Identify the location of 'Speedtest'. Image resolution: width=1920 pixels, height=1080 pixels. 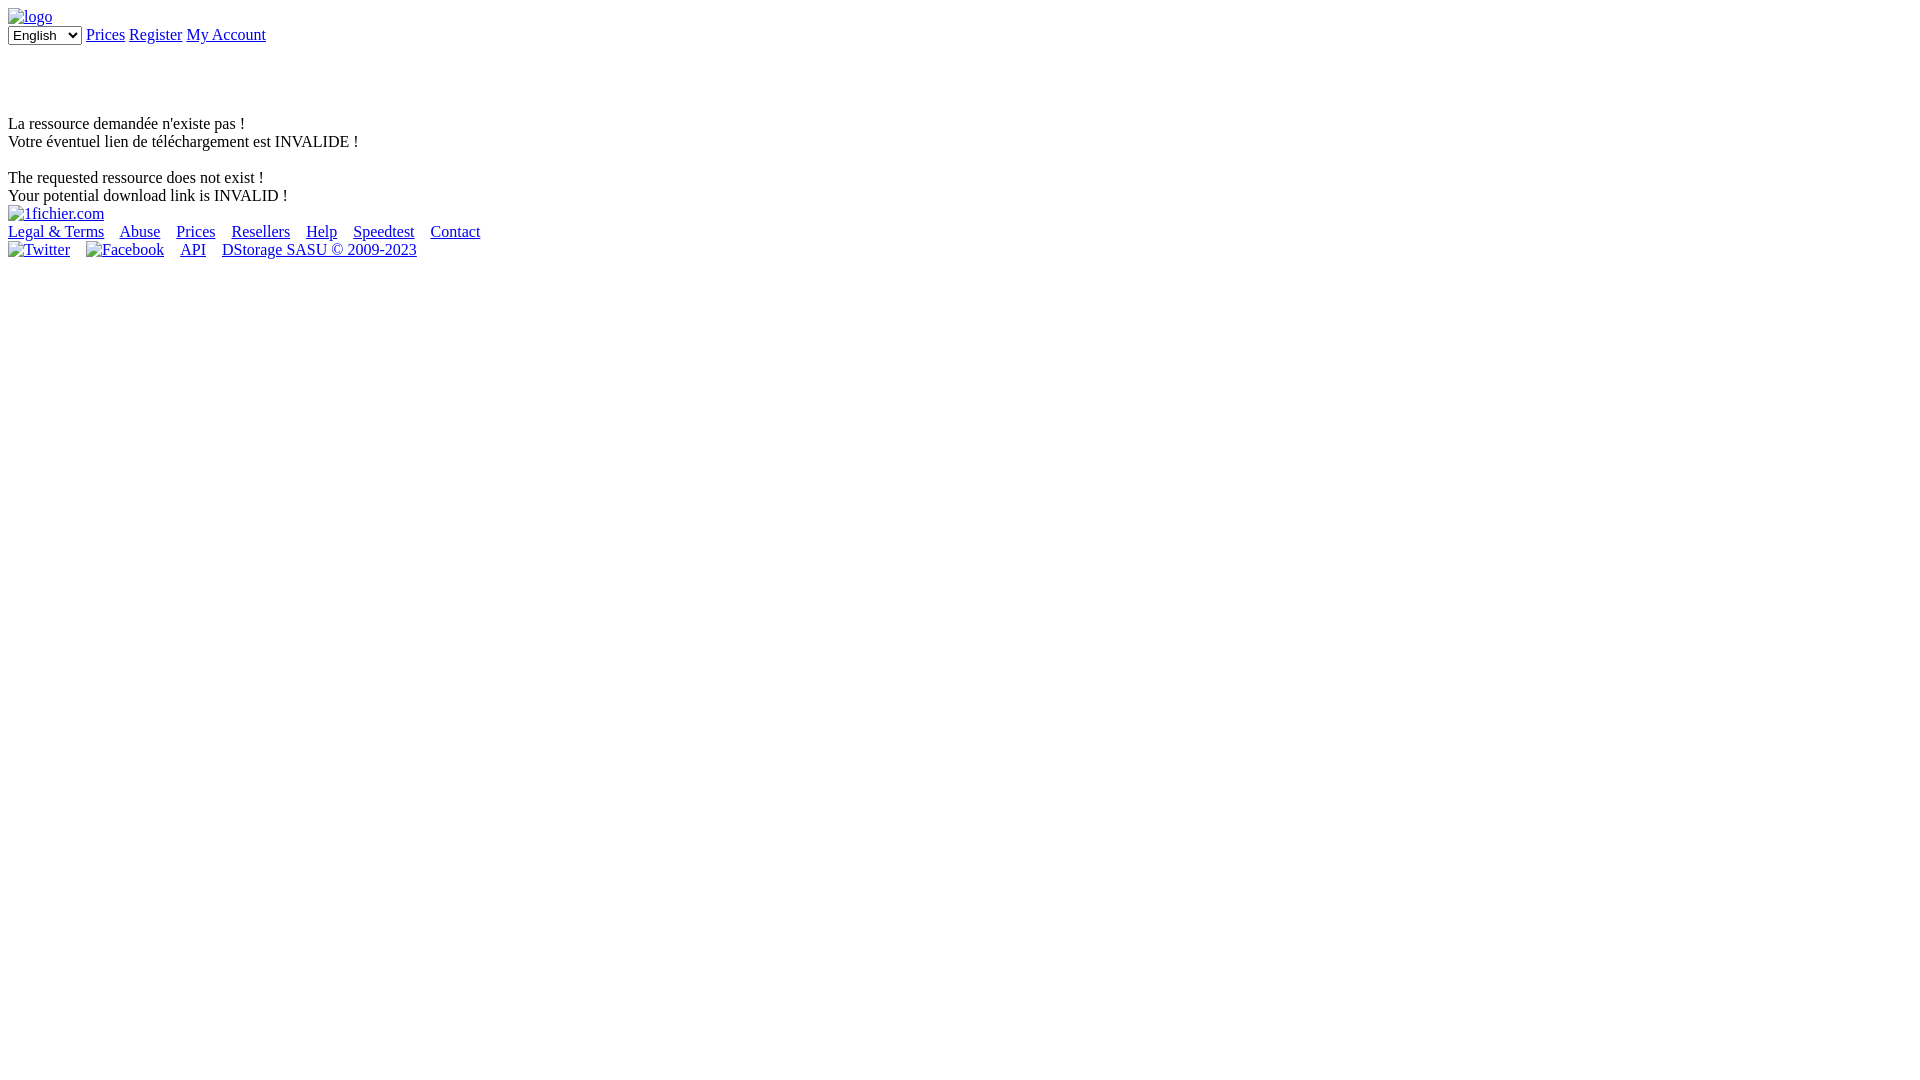
(383, 230).